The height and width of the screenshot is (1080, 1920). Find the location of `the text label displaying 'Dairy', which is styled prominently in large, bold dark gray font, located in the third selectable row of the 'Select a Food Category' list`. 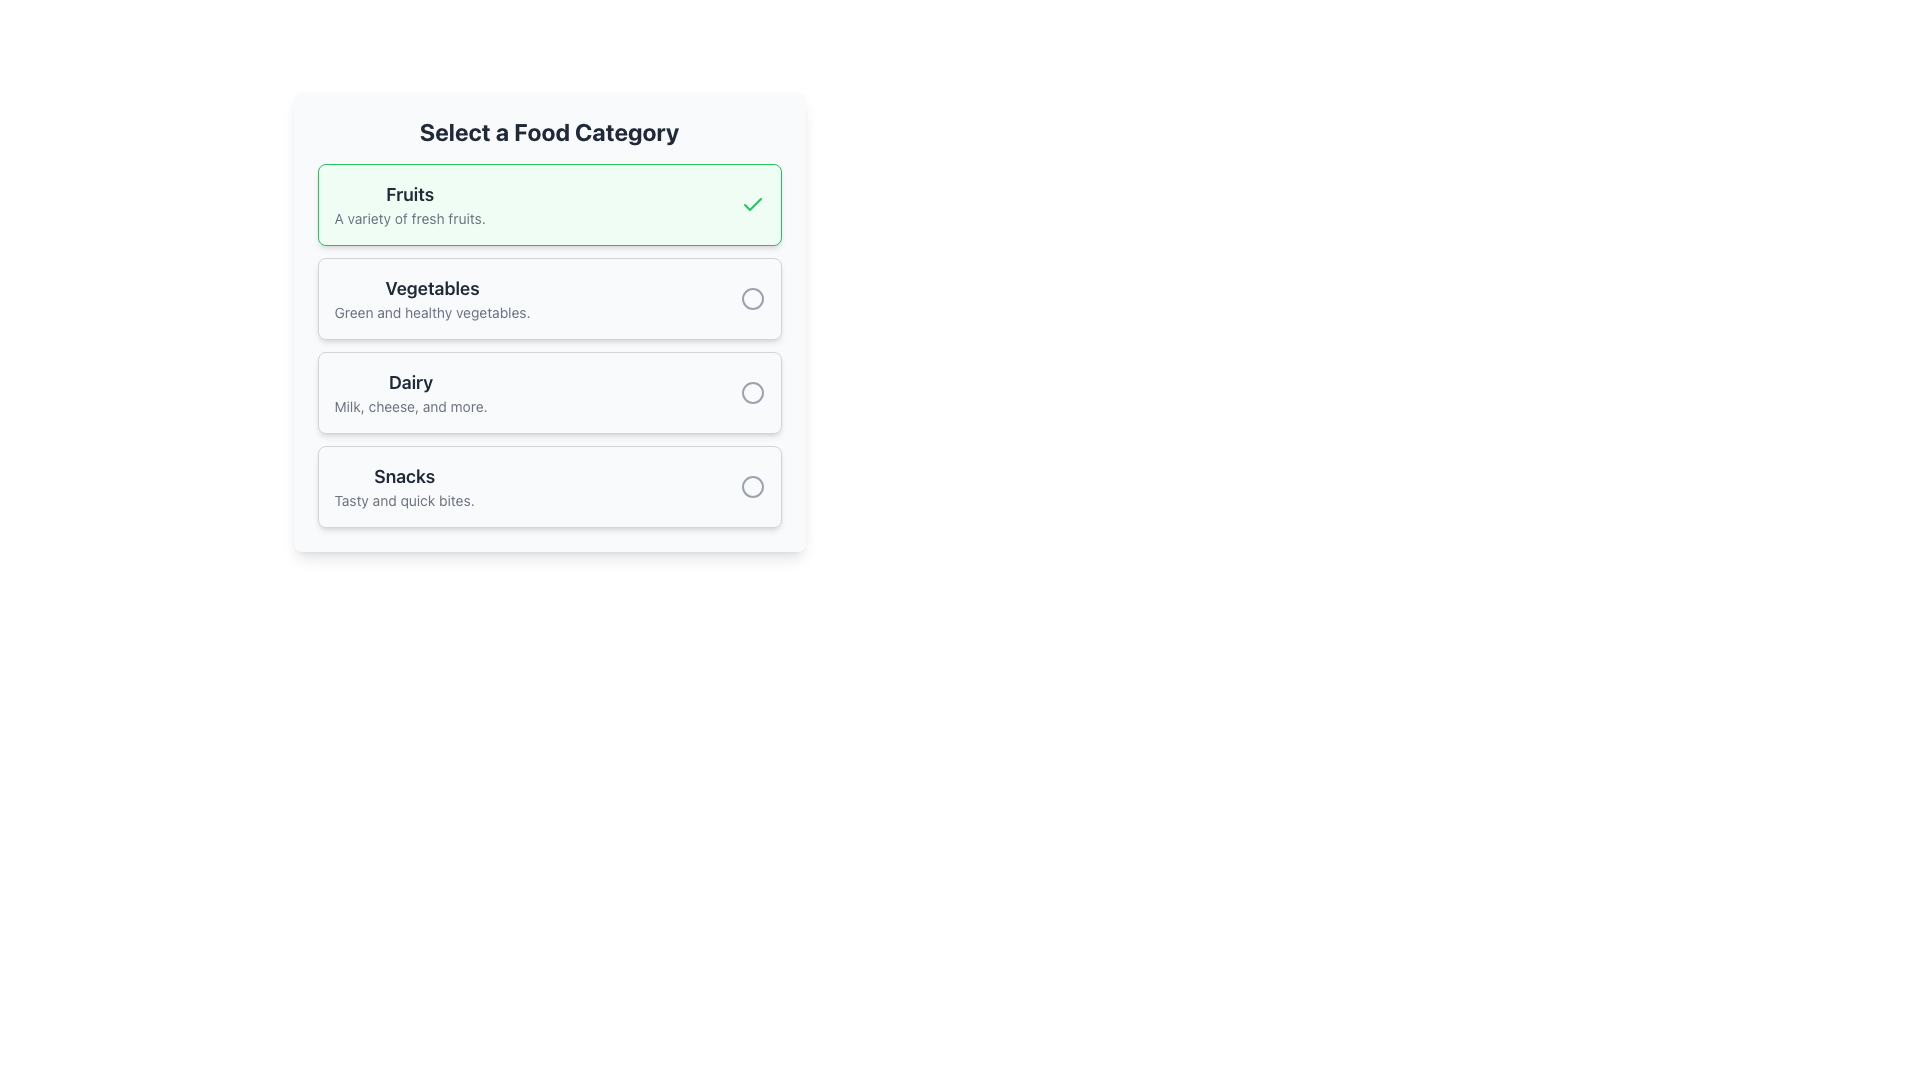

the text label displaying 'Dairy', which is styled prominently in large, bold dark gray font, located in the third selectable row of the 'Select a Food Category' list is located at coordinates (410, 382).